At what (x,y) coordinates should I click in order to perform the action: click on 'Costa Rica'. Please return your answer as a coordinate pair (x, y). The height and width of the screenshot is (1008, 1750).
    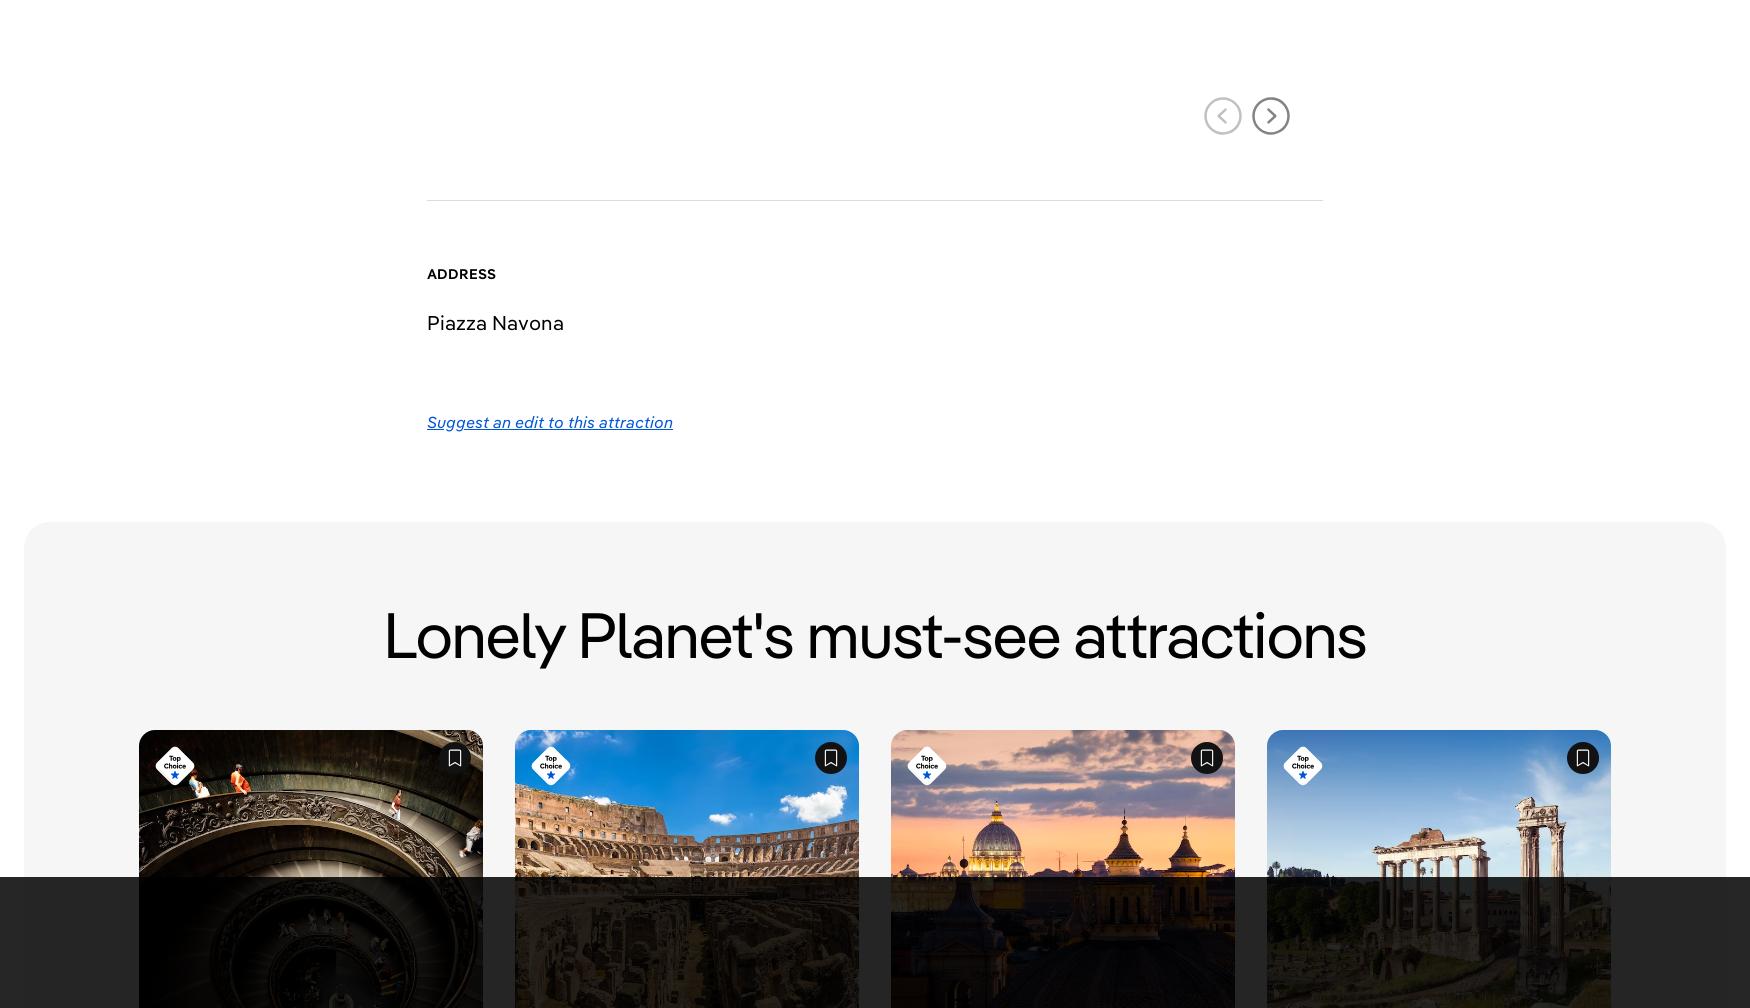
    Looking at the image, I should click on (760, 499).